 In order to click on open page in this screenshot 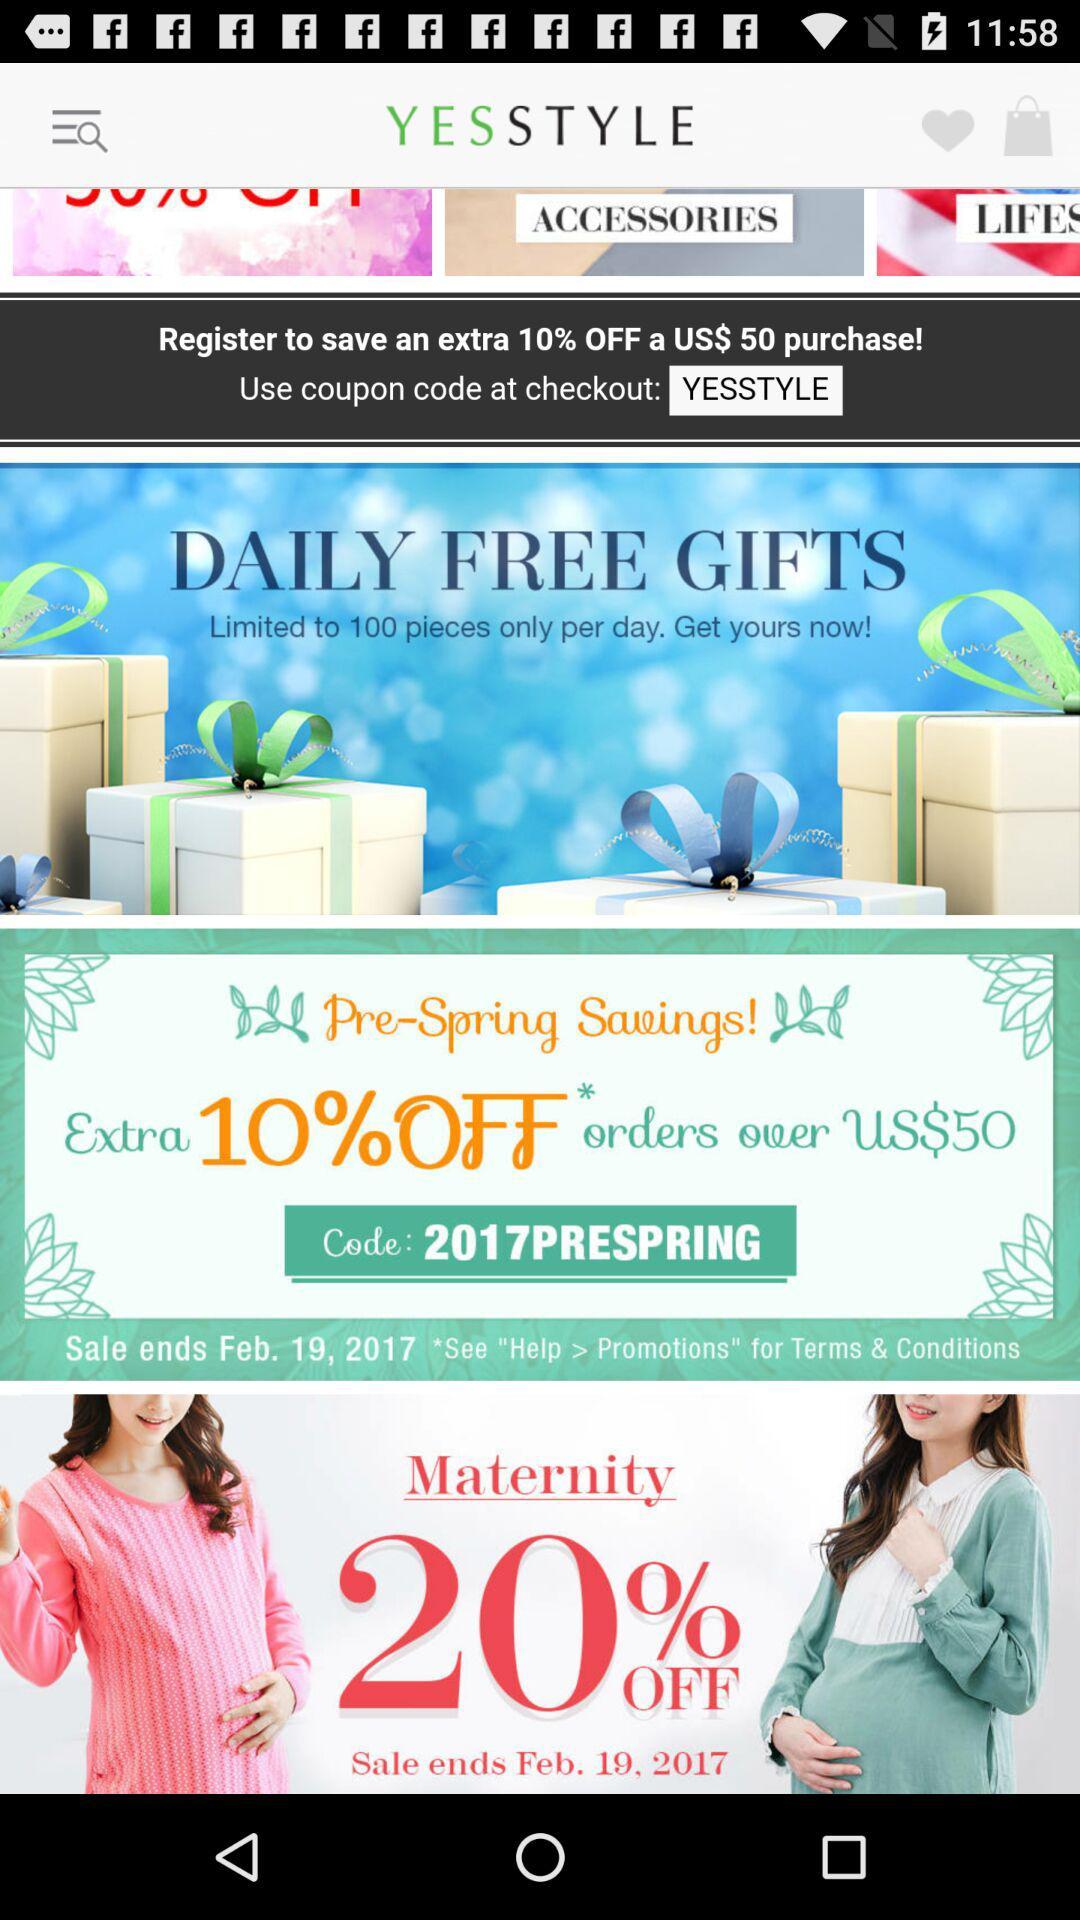, I will do `click(216, 232)`.